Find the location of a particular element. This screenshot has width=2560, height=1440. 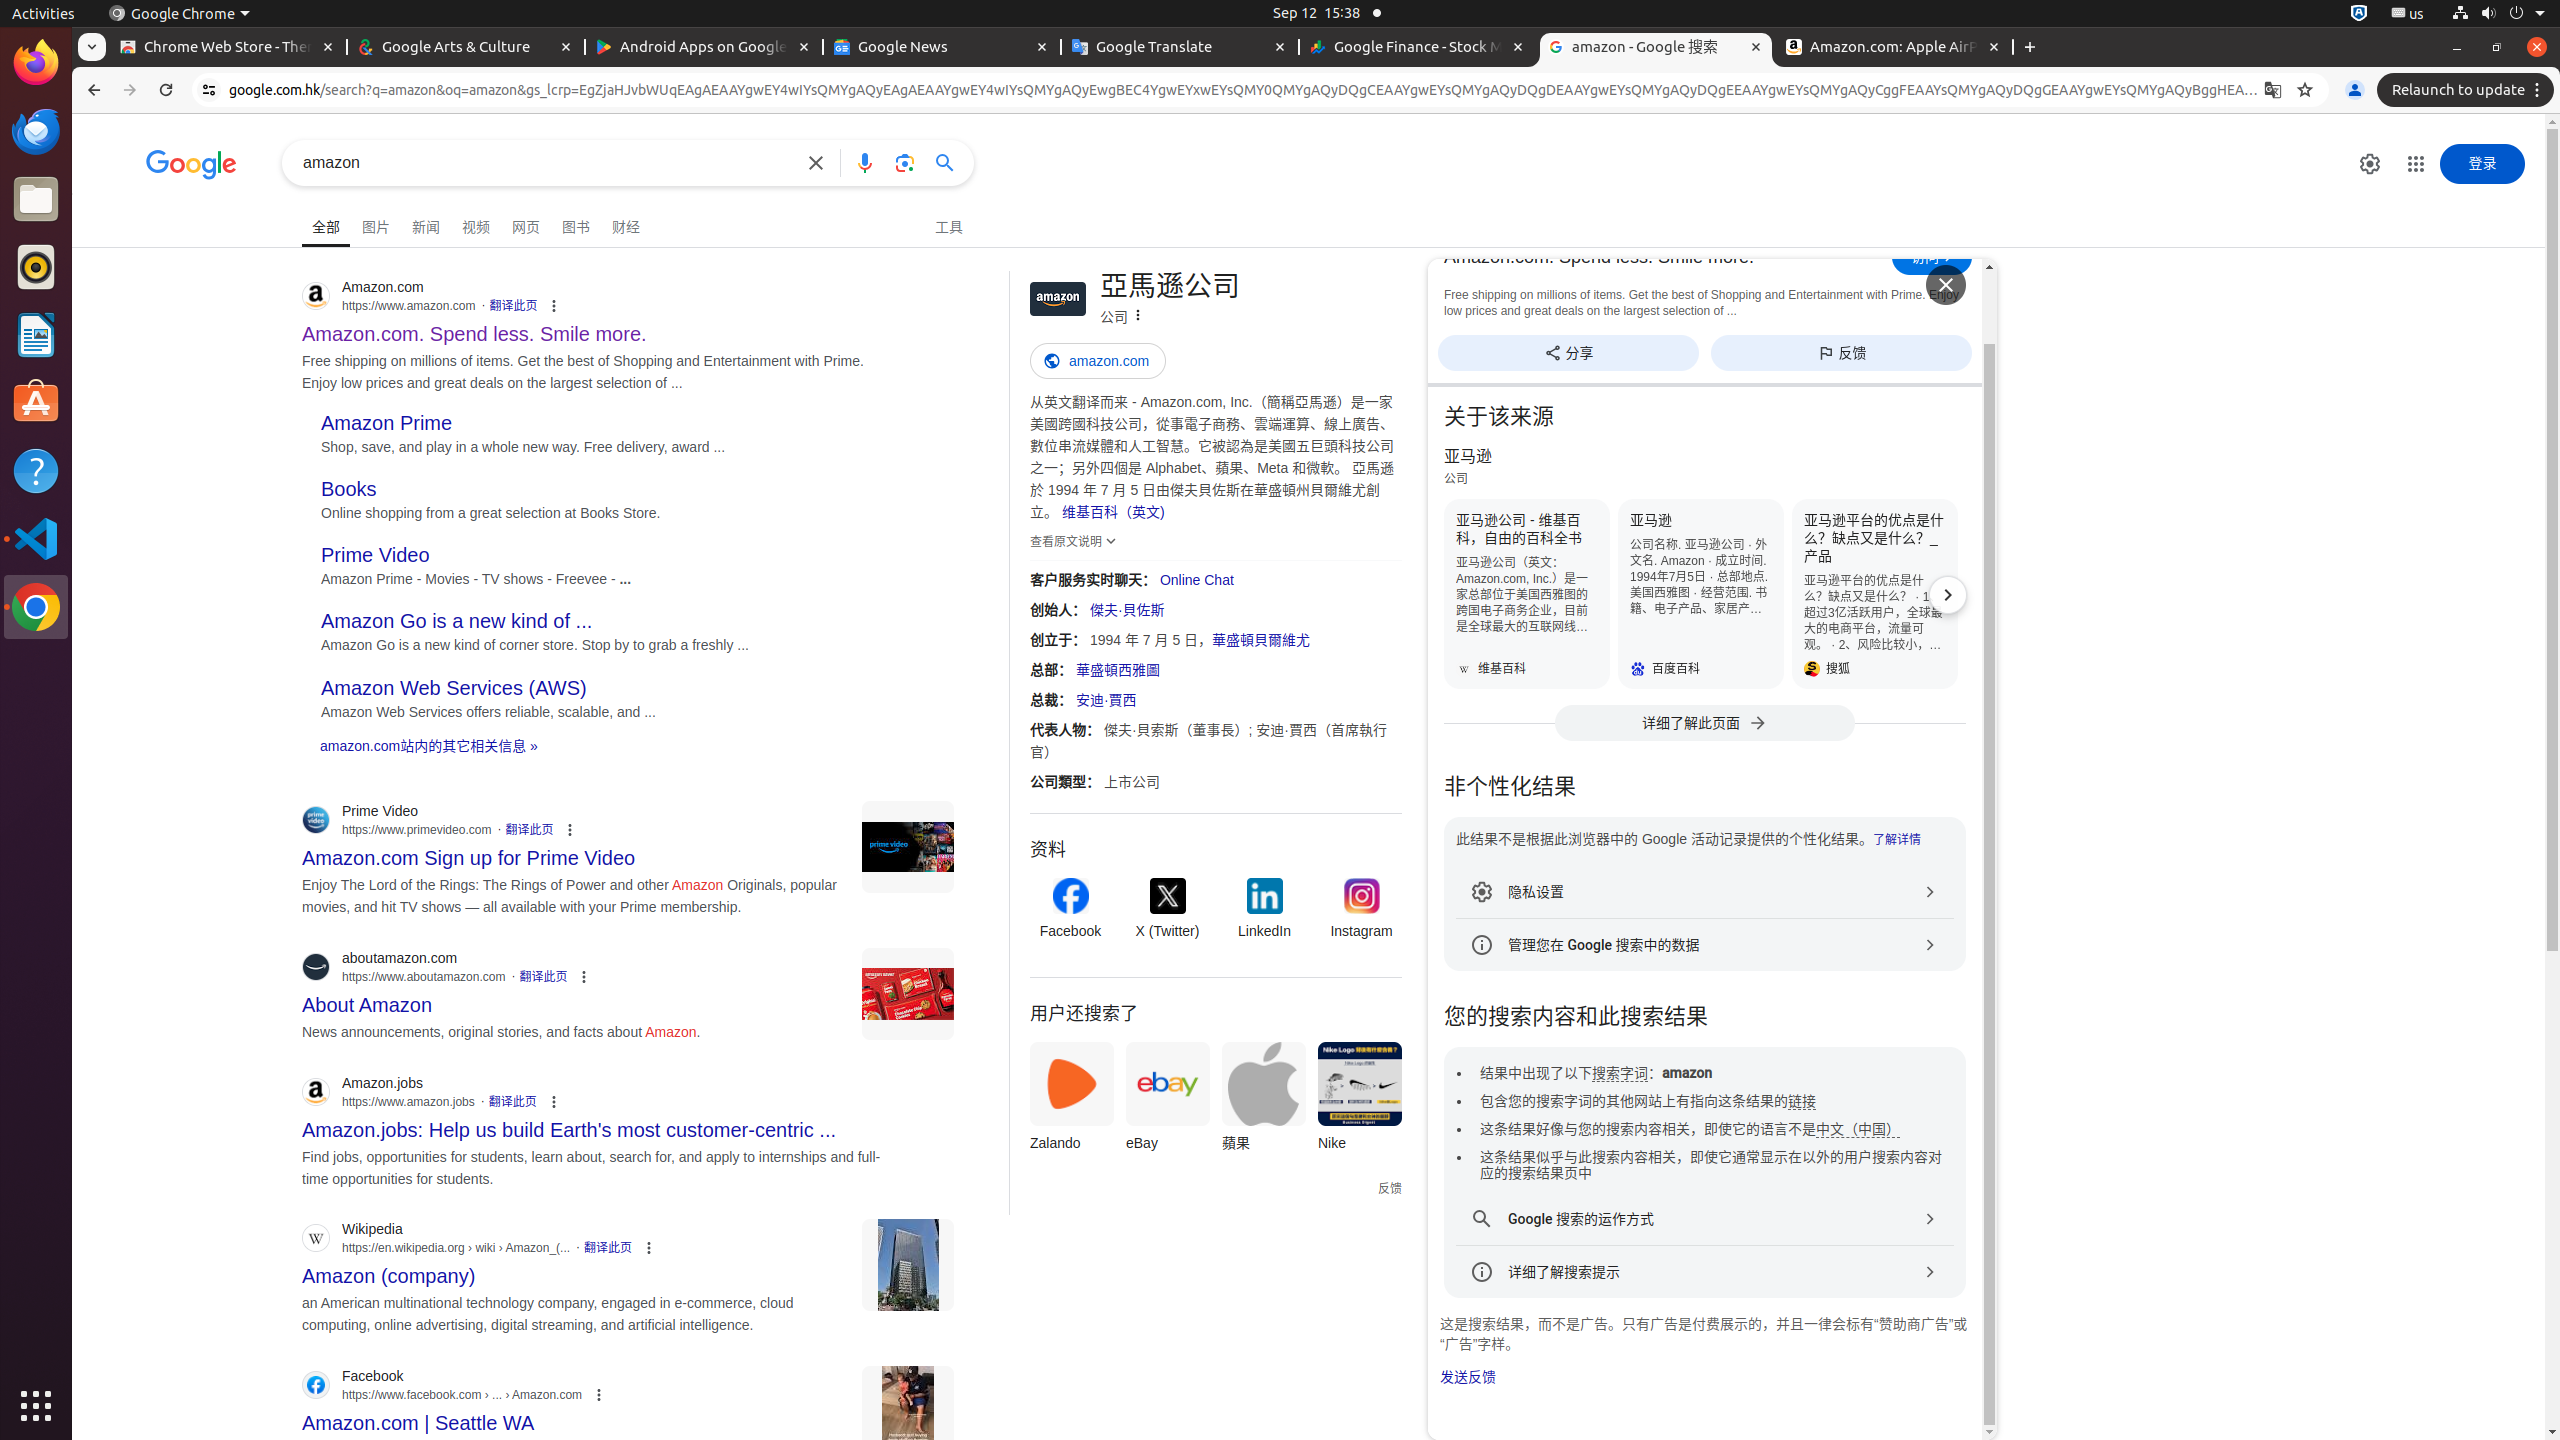

' Amazon (company) Wikipedia https://en.wikipedia.org › wiki › Amazon_(...' is located at coordinates (388, 1269).